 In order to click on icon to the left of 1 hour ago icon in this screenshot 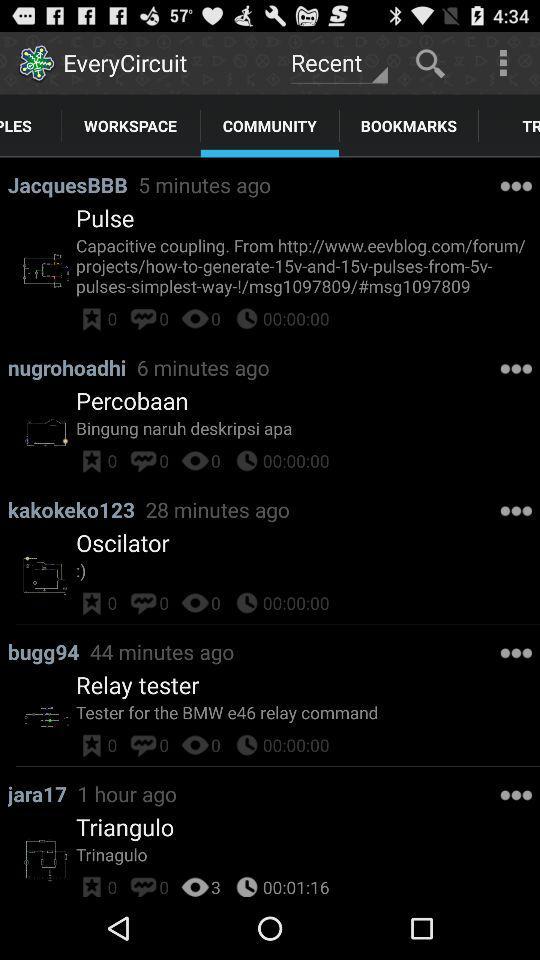, I will do `click(42, 793)`.